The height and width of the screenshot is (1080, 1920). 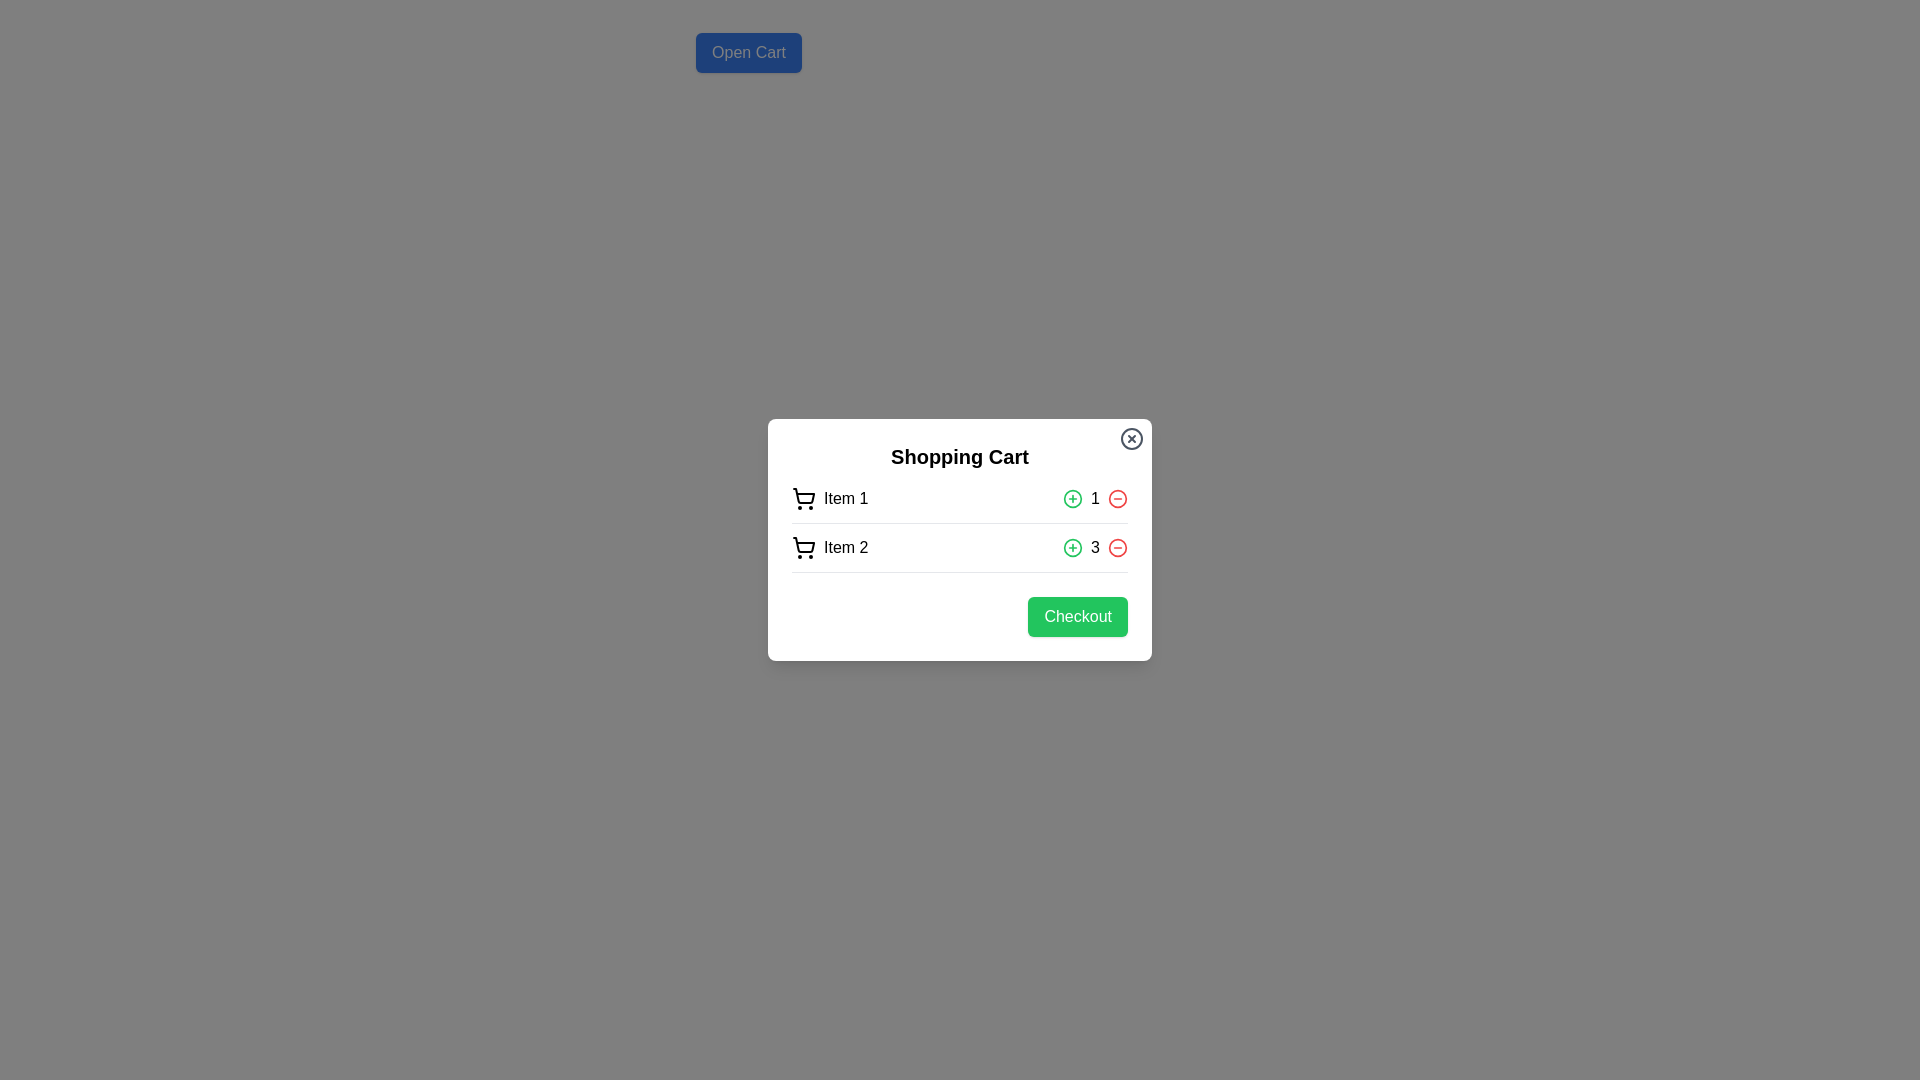 I want to click on the text label displaying 'Item 1' in the shopping cart dialog, which is aligned with a shopping cart icon to its left and is the first product listed, so click(x=846, y=497).